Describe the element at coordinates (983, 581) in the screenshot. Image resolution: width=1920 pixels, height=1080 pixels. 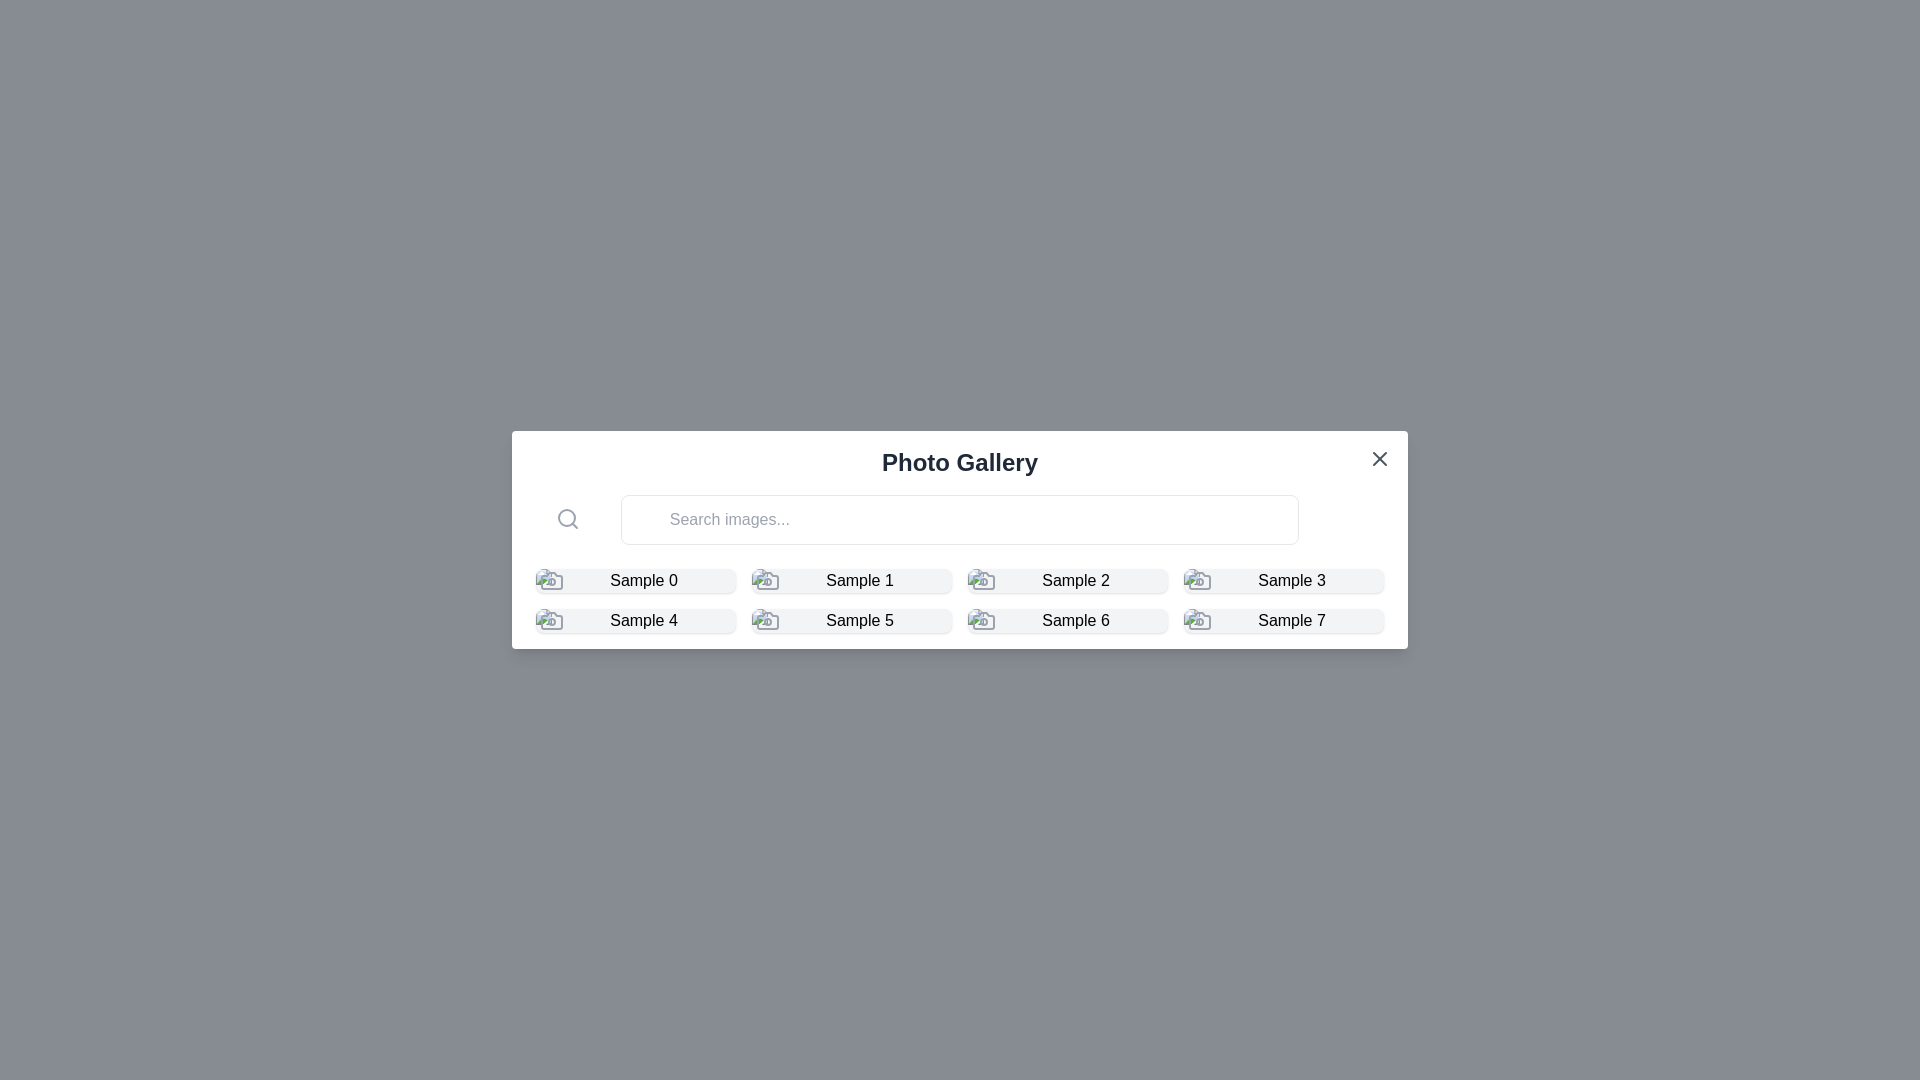
I see `the camera icon, which has a simple outlined design with rounded corners and a centered circular lens, located in the middle-left area of the third thumbnail in the first row of images` at that location.